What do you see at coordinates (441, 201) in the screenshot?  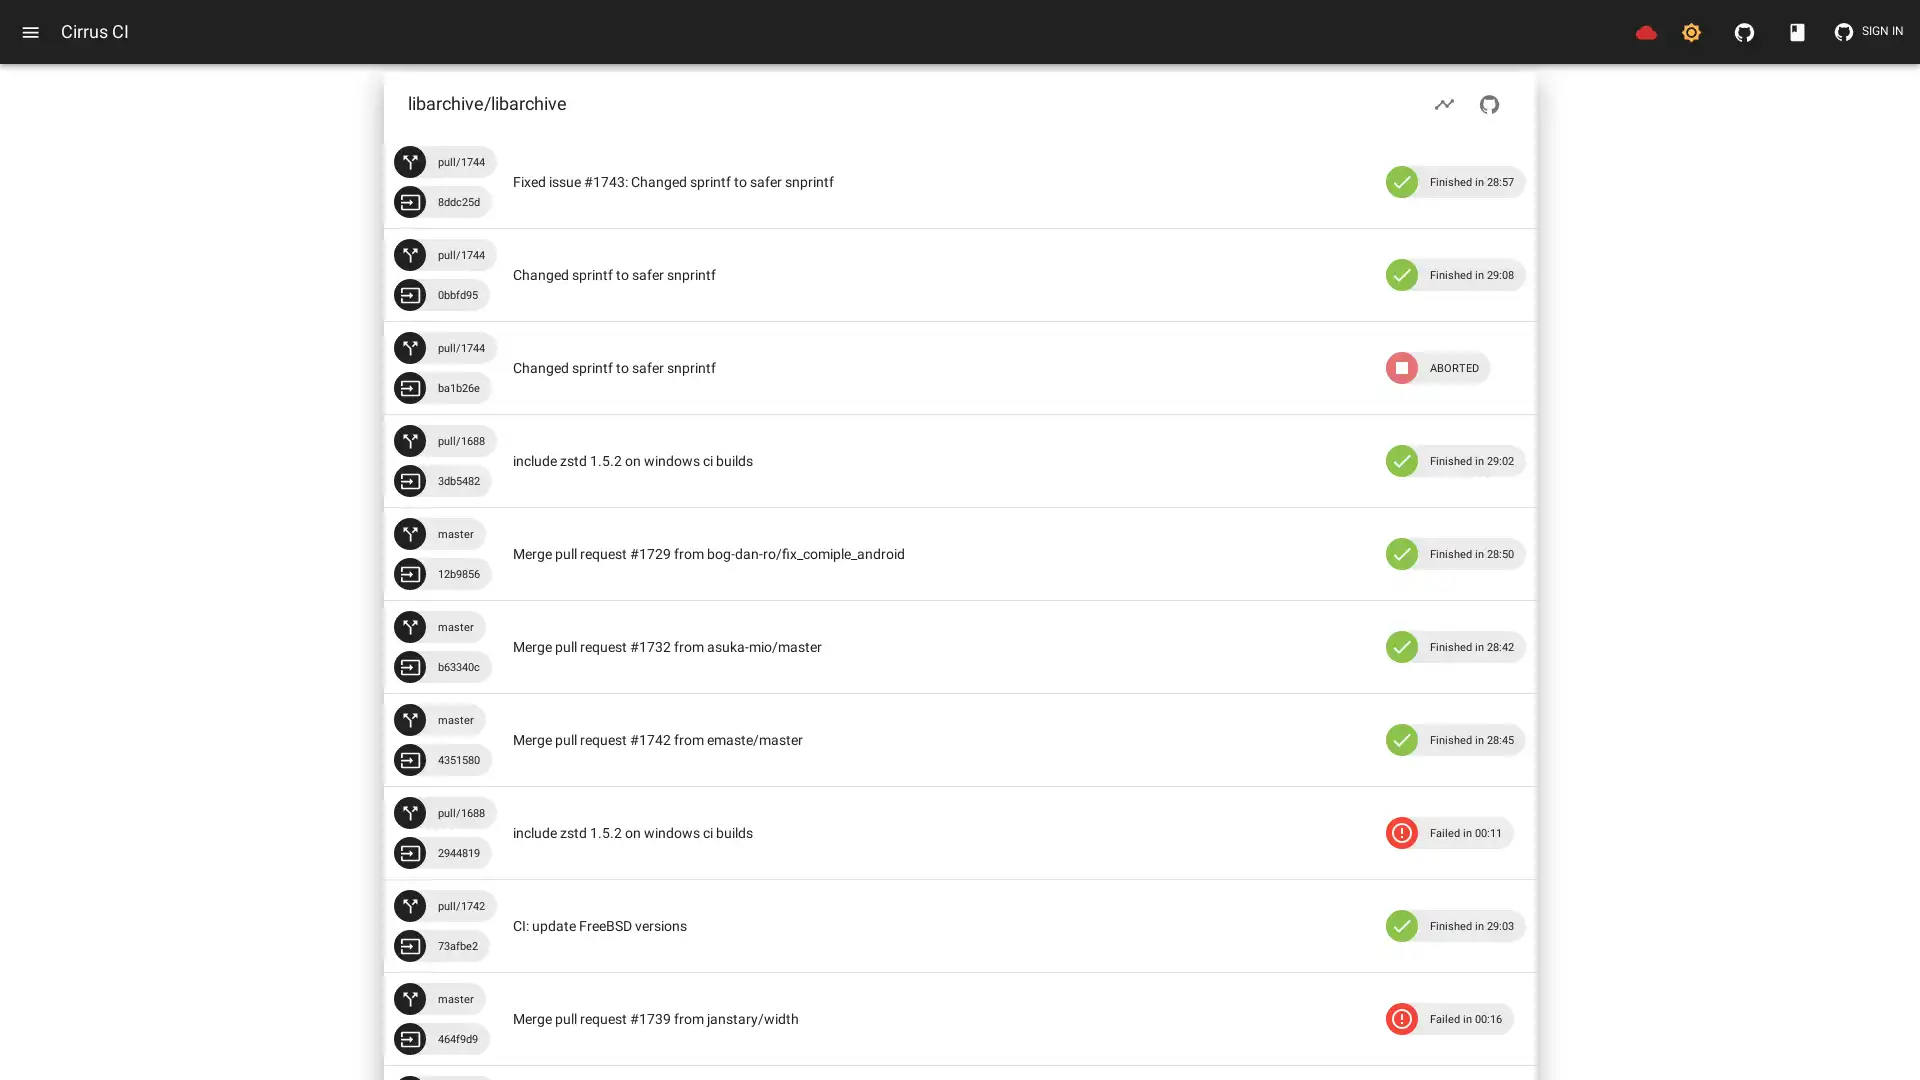 I see `8ddc25d` at bounding box center [441, 201].